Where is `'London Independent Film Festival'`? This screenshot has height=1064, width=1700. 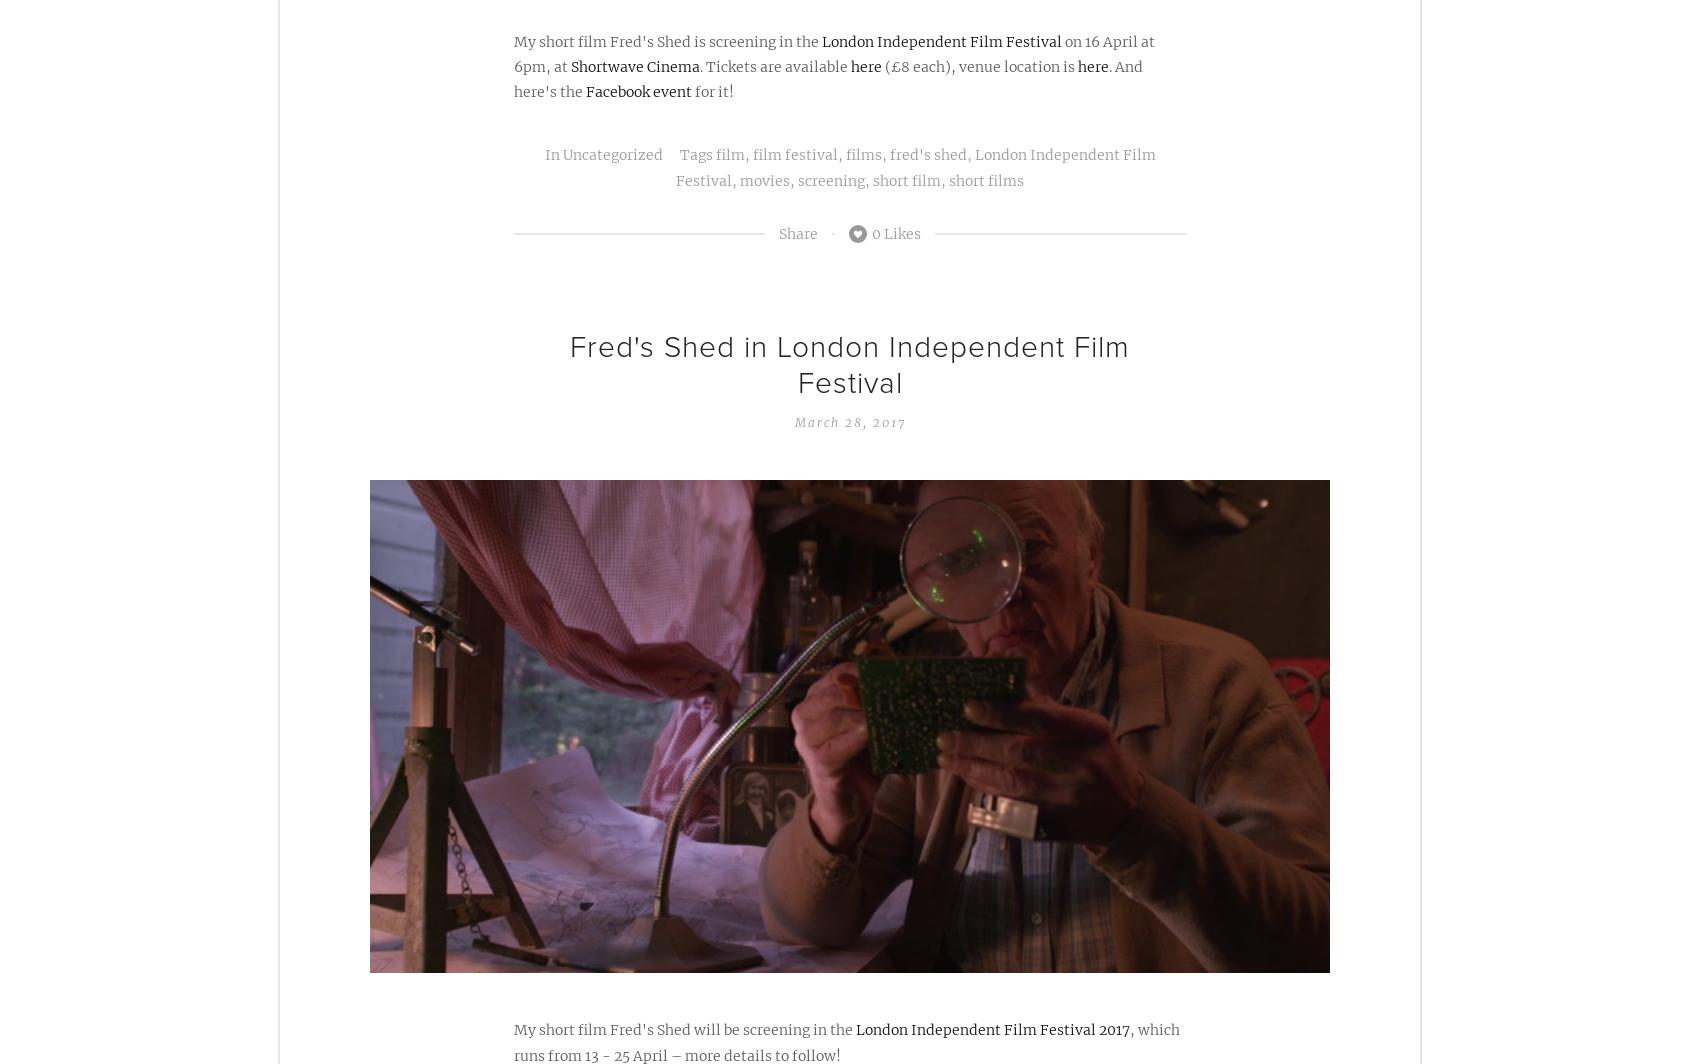 'London Independent Film Festival' is located at coordinates (941, 40).